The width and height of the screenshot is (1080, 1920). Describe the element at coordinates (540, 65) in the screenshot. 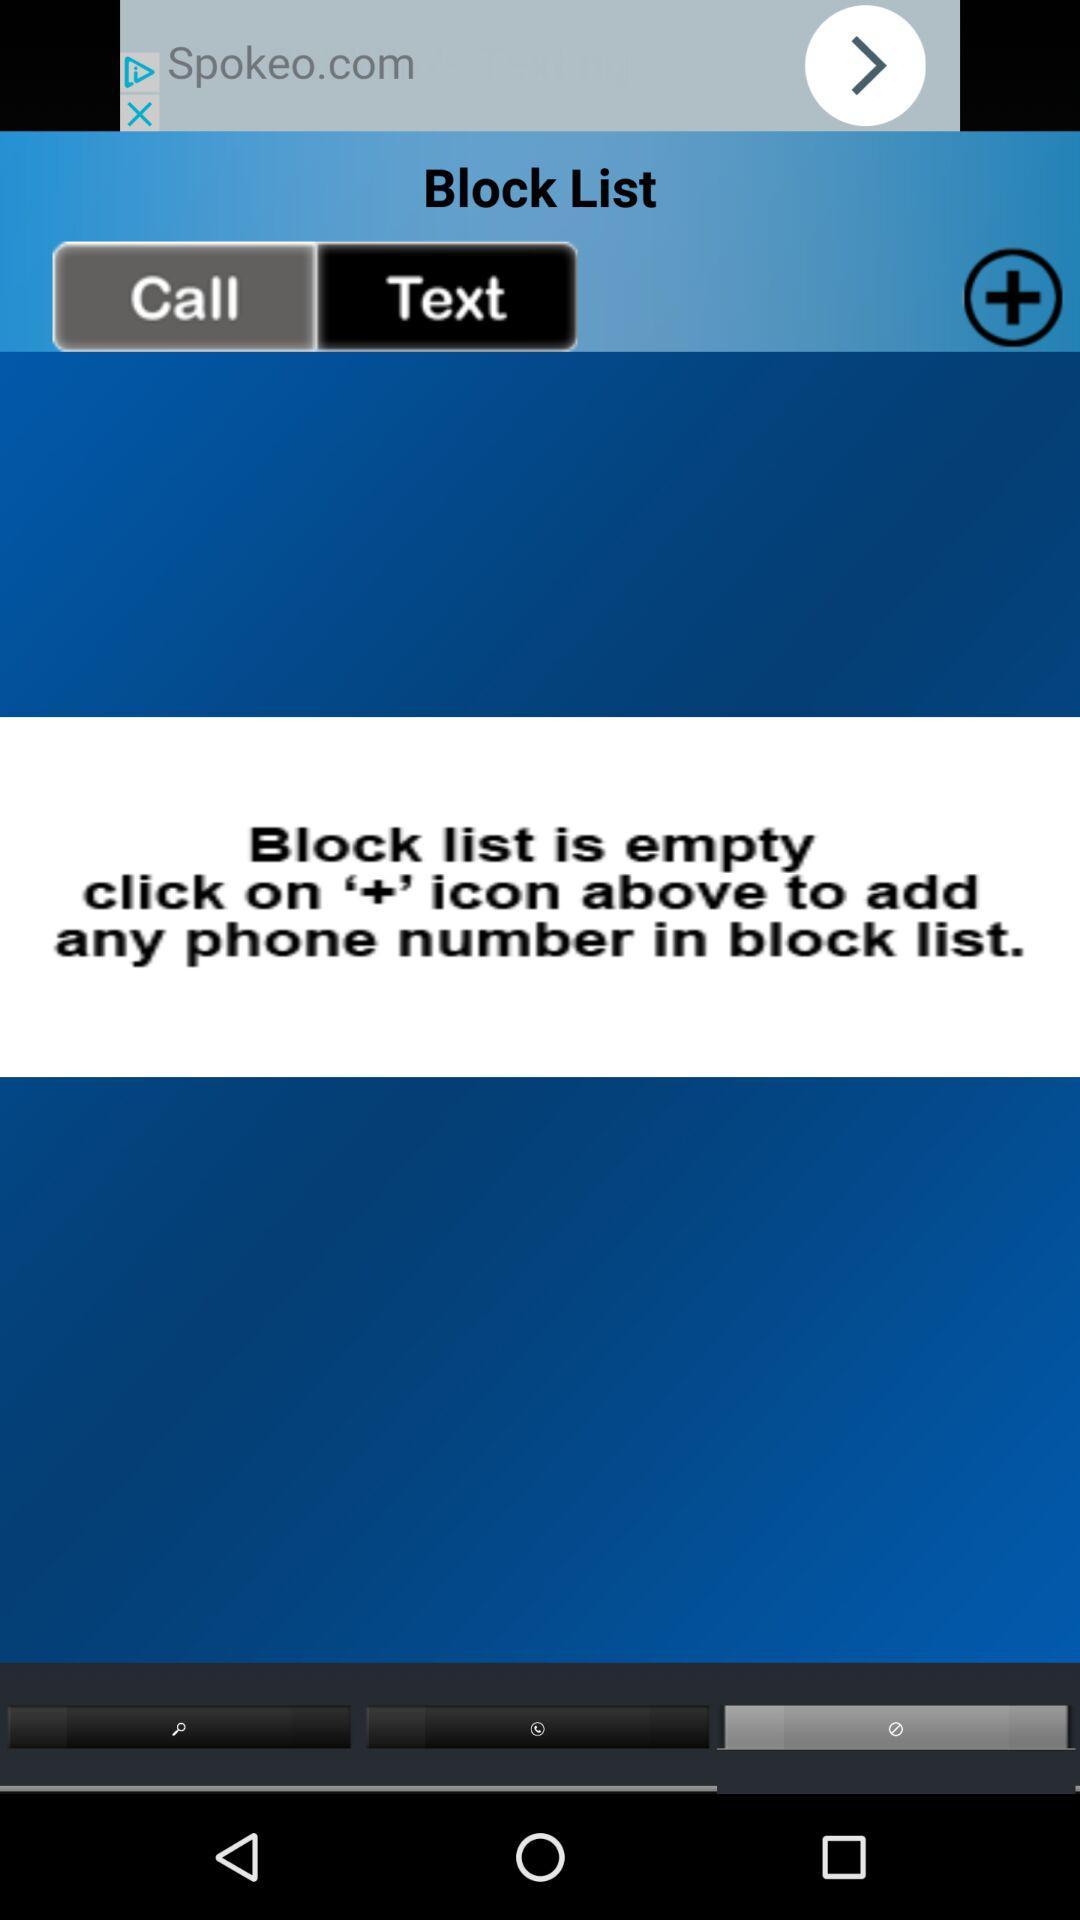

I see `open advertisement` at that location.